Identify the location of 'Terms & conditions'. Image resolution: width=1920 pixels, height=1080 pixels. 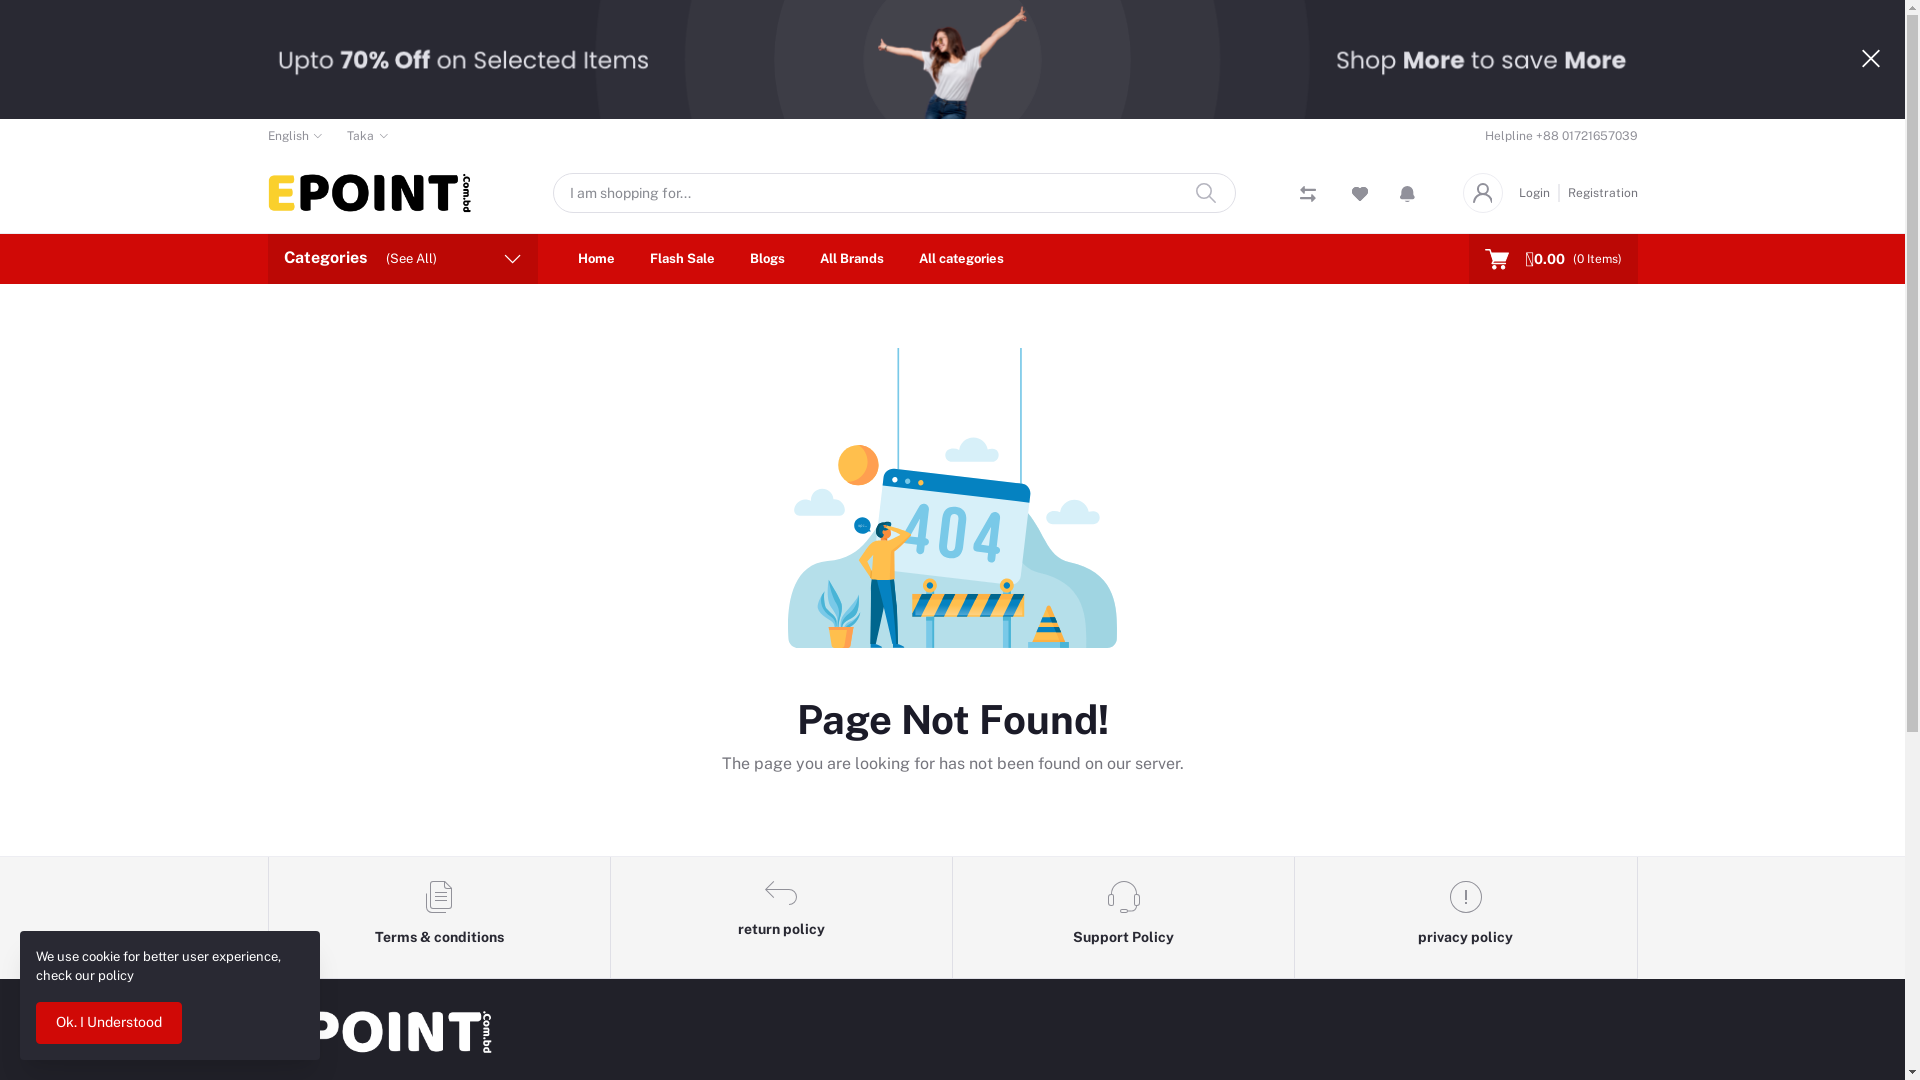
(437, 918).